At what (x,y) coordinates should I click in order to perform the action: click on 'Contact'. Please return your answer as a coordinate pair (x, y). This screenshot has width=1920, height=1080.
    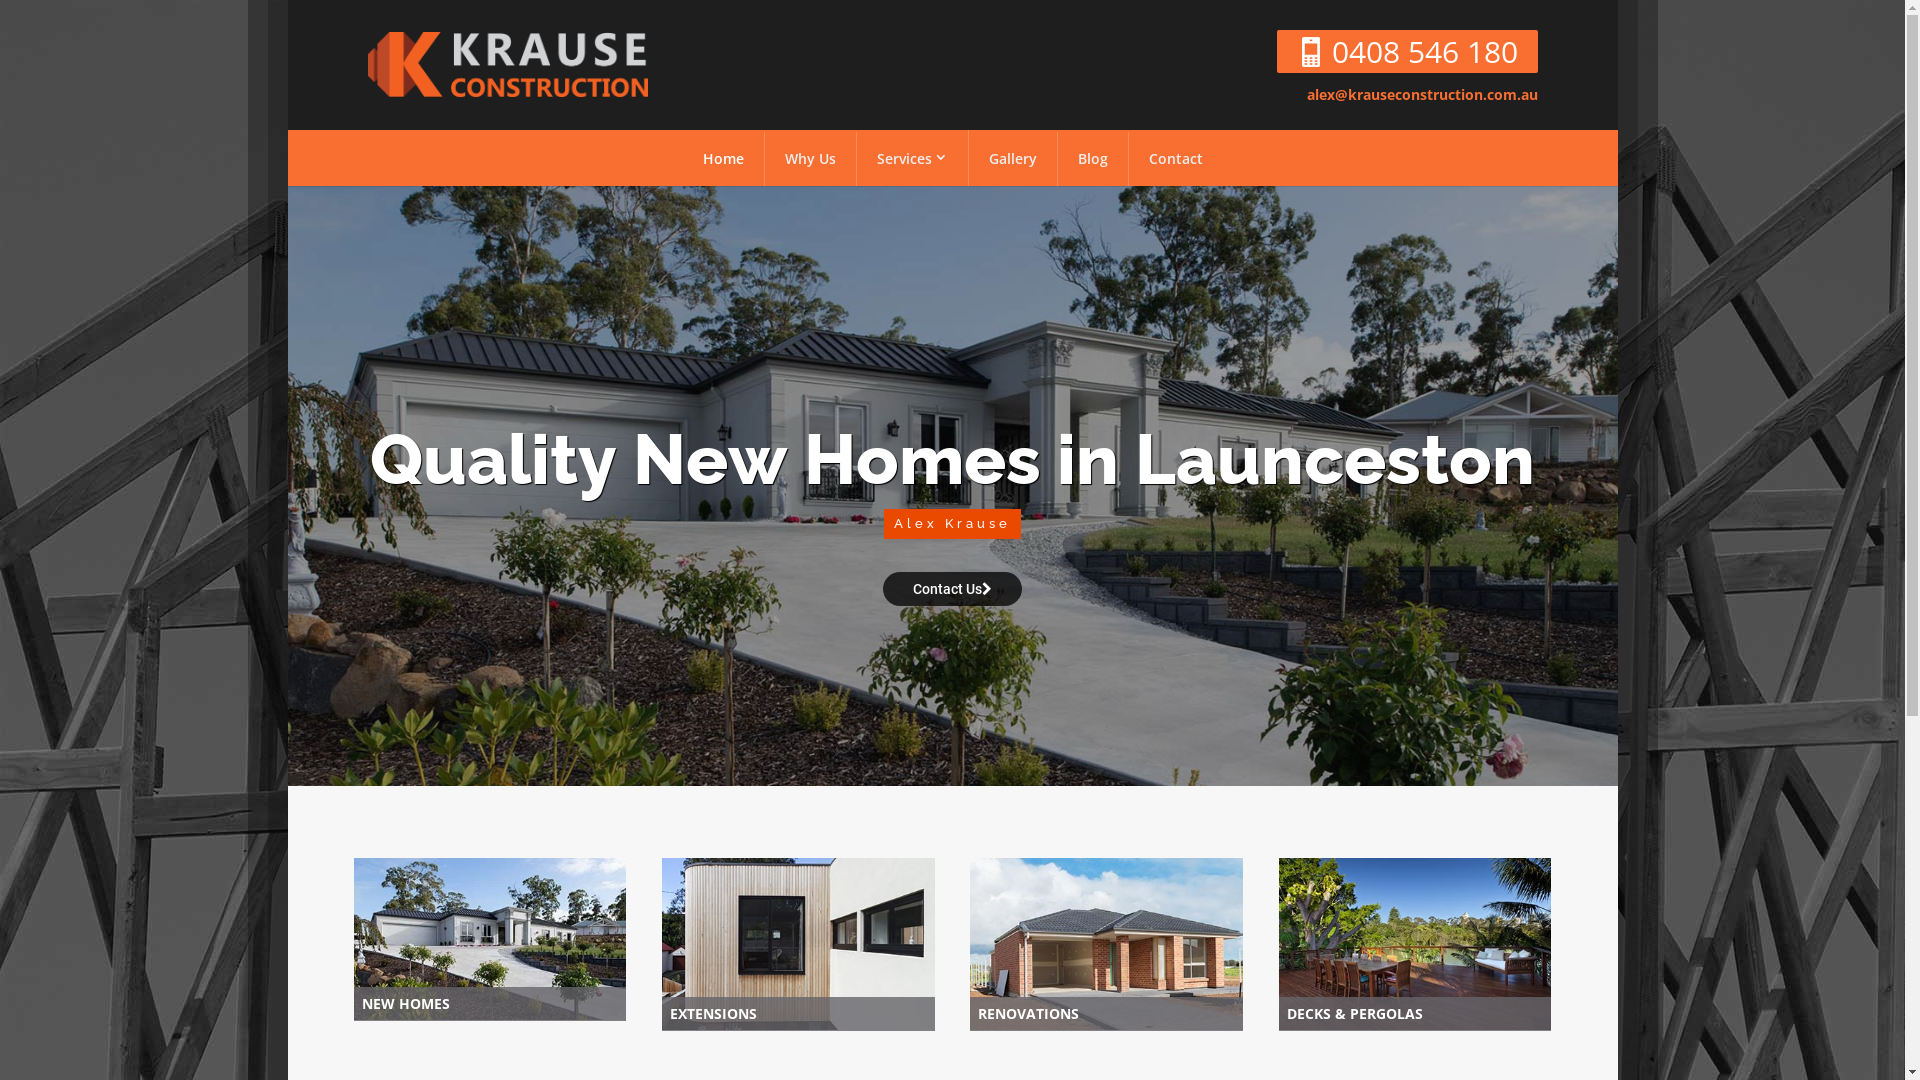
    Looking at the image, I should click on (1175, 157).